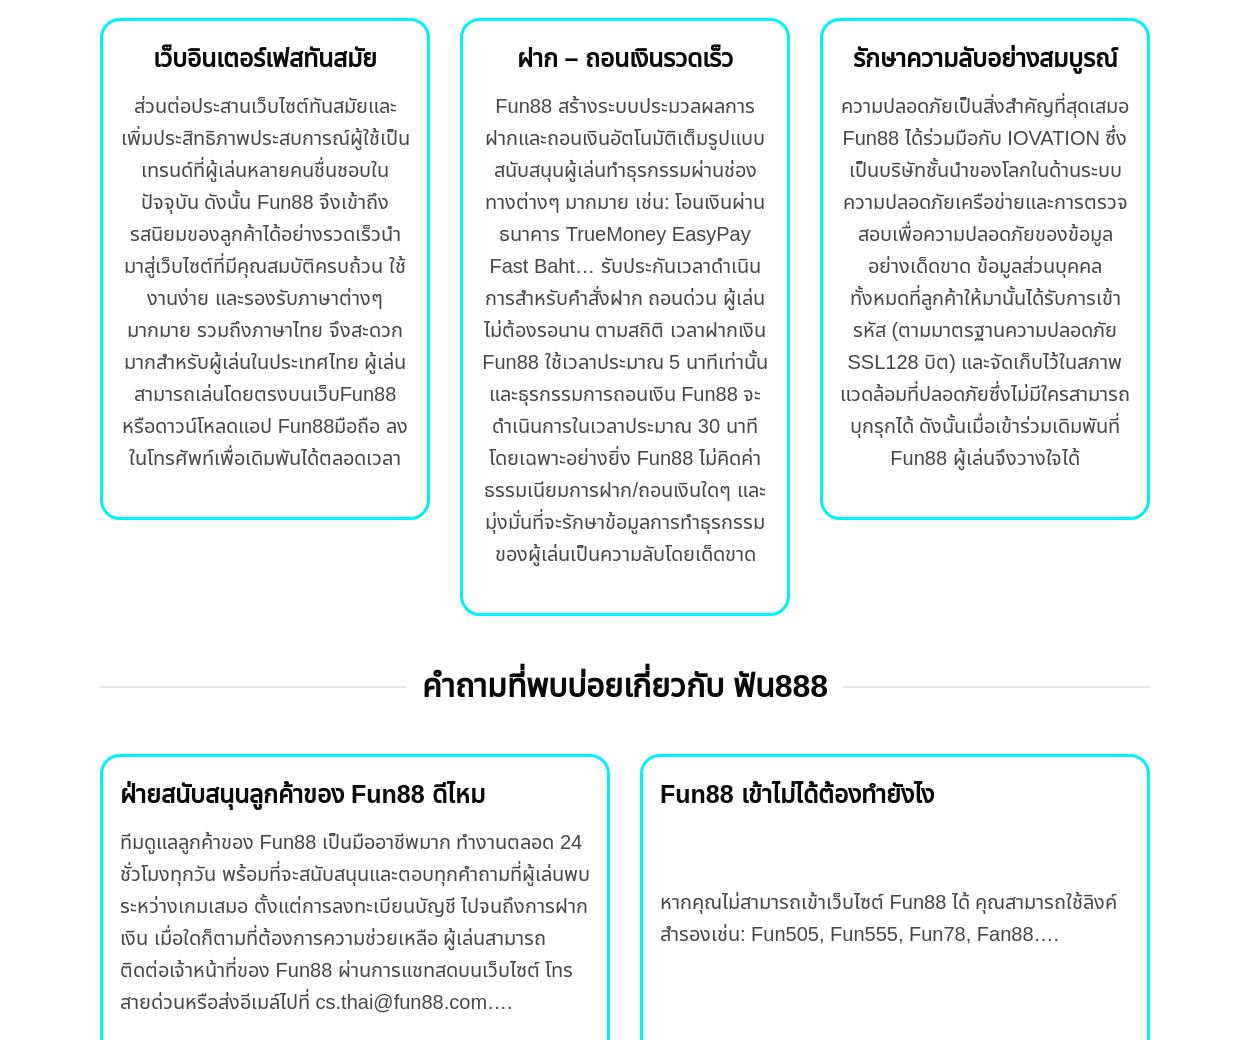 The width and height of the screenshot is (1250, 1040). What do you see at coordinates (498, 1002) in the screenshot?
I see `'….'` at bounding box center [498, 1002].